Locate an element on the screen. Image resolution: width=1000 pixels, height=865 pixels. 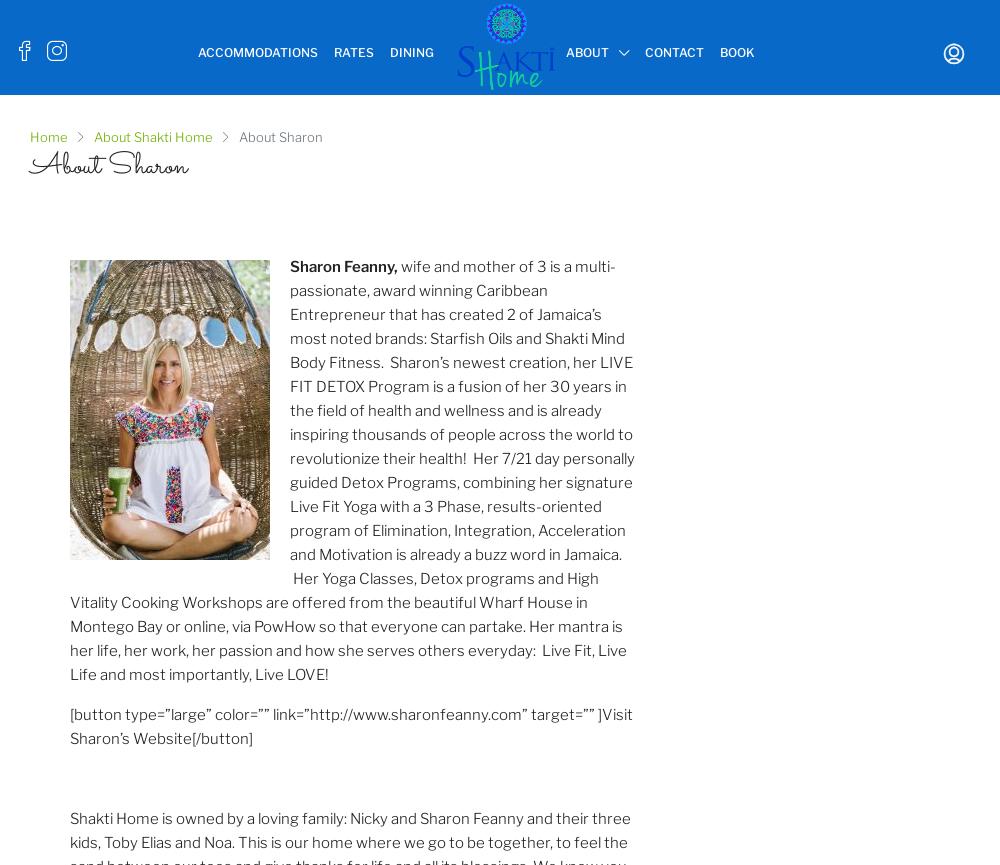
'Book' is located at coordinates (736, 51).